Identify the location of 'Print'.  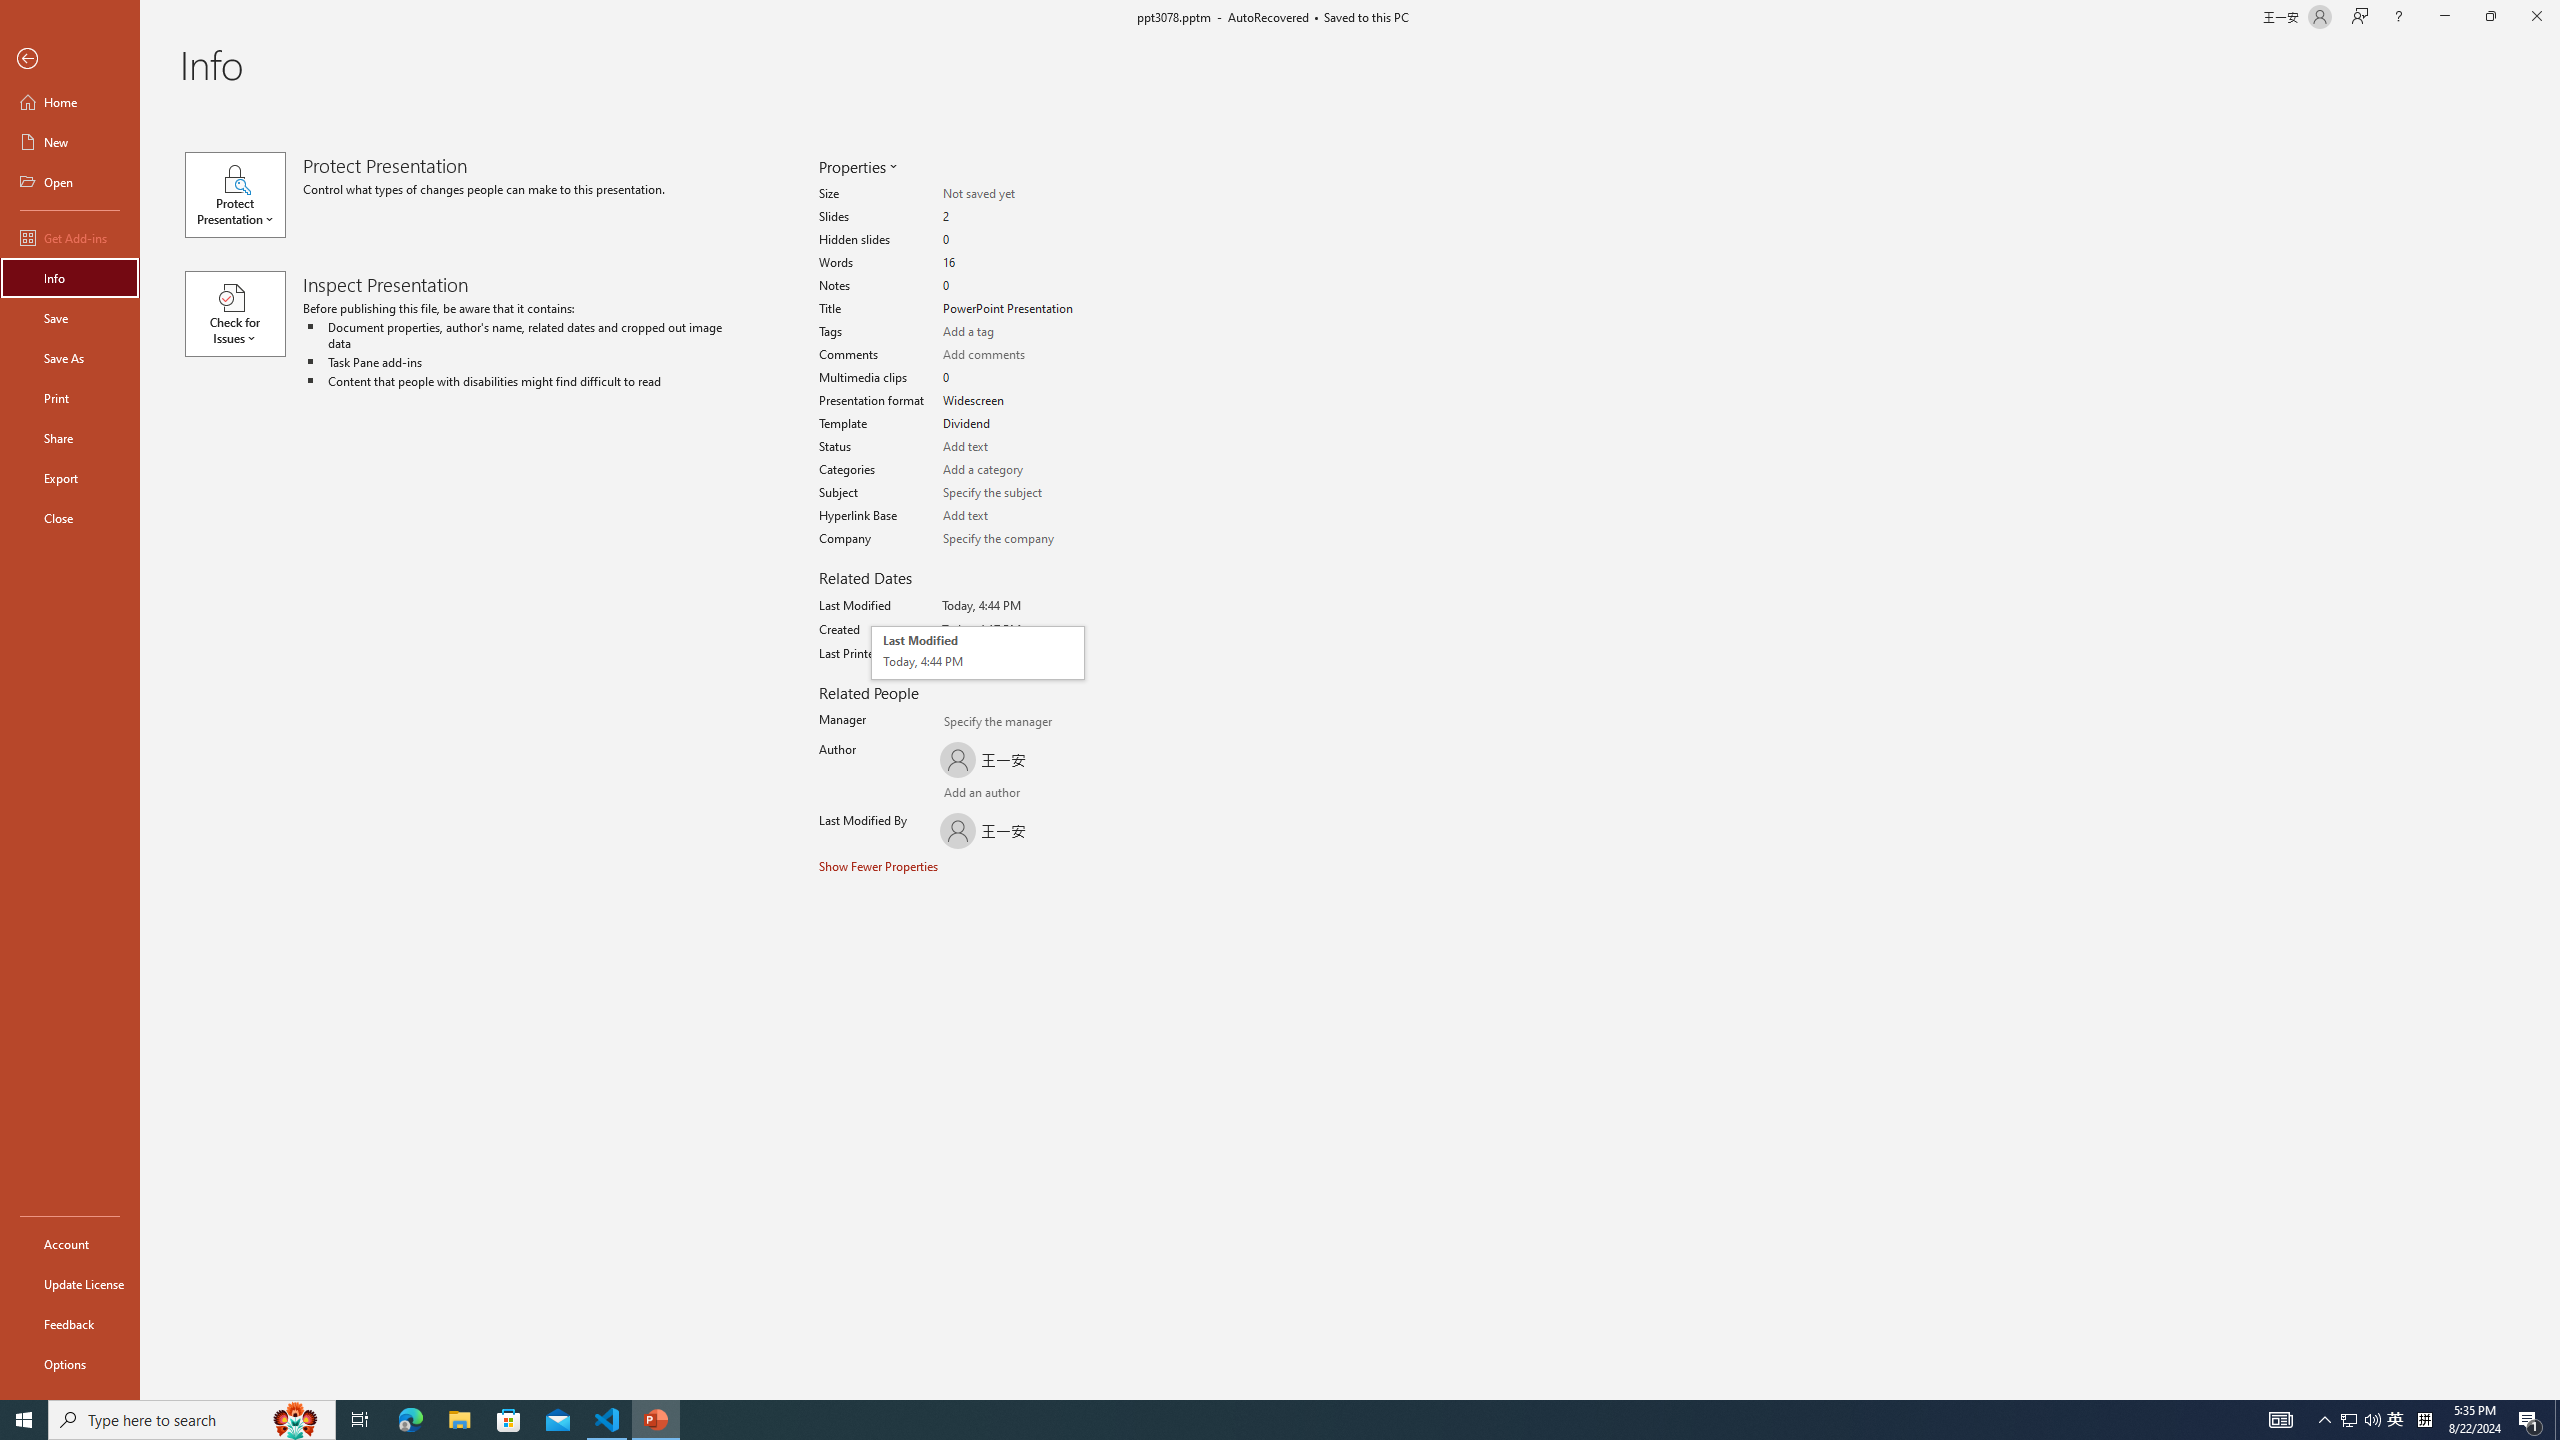
(69, 397).